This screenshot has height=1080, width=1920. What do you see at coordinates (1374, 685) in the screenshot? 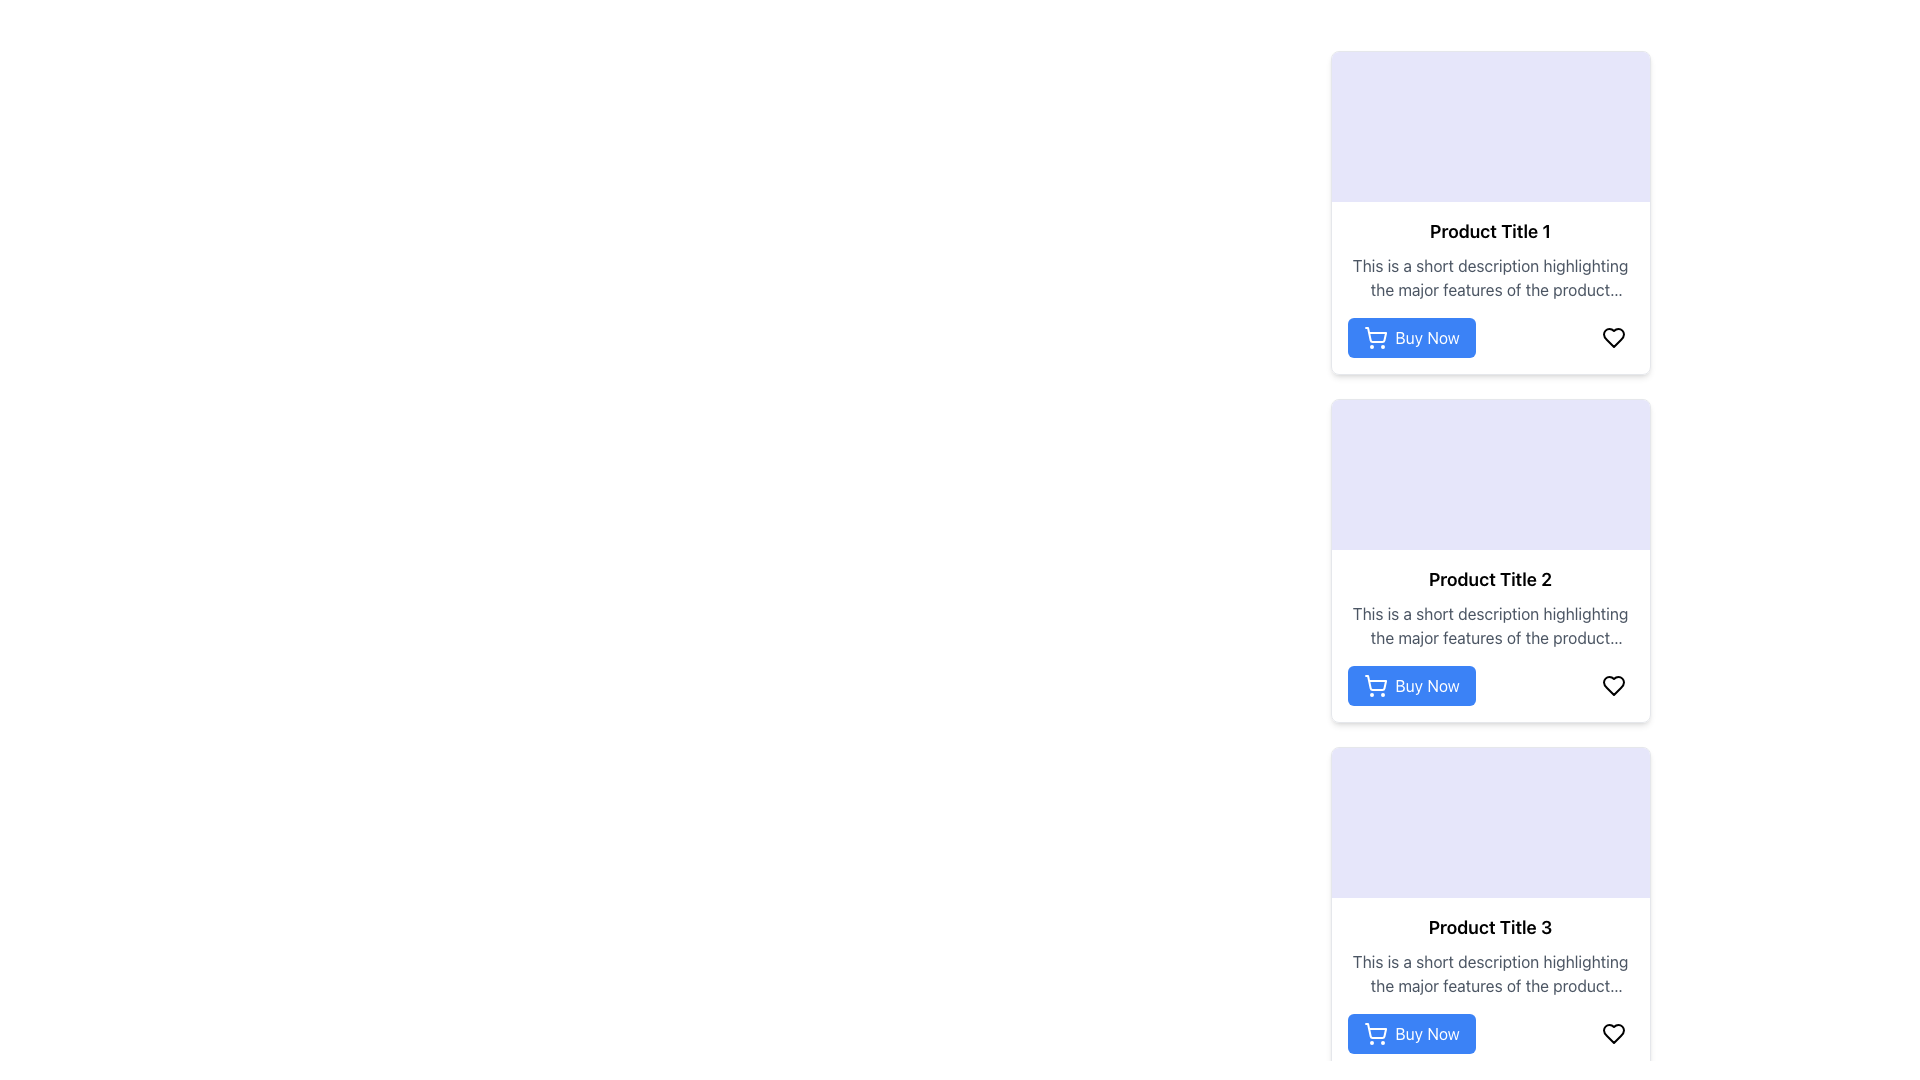
I see `the cart icon within the 'Buy Now' button located at the bottom of the 'Product Title 2' product card` at bounding box center [1374, 685].